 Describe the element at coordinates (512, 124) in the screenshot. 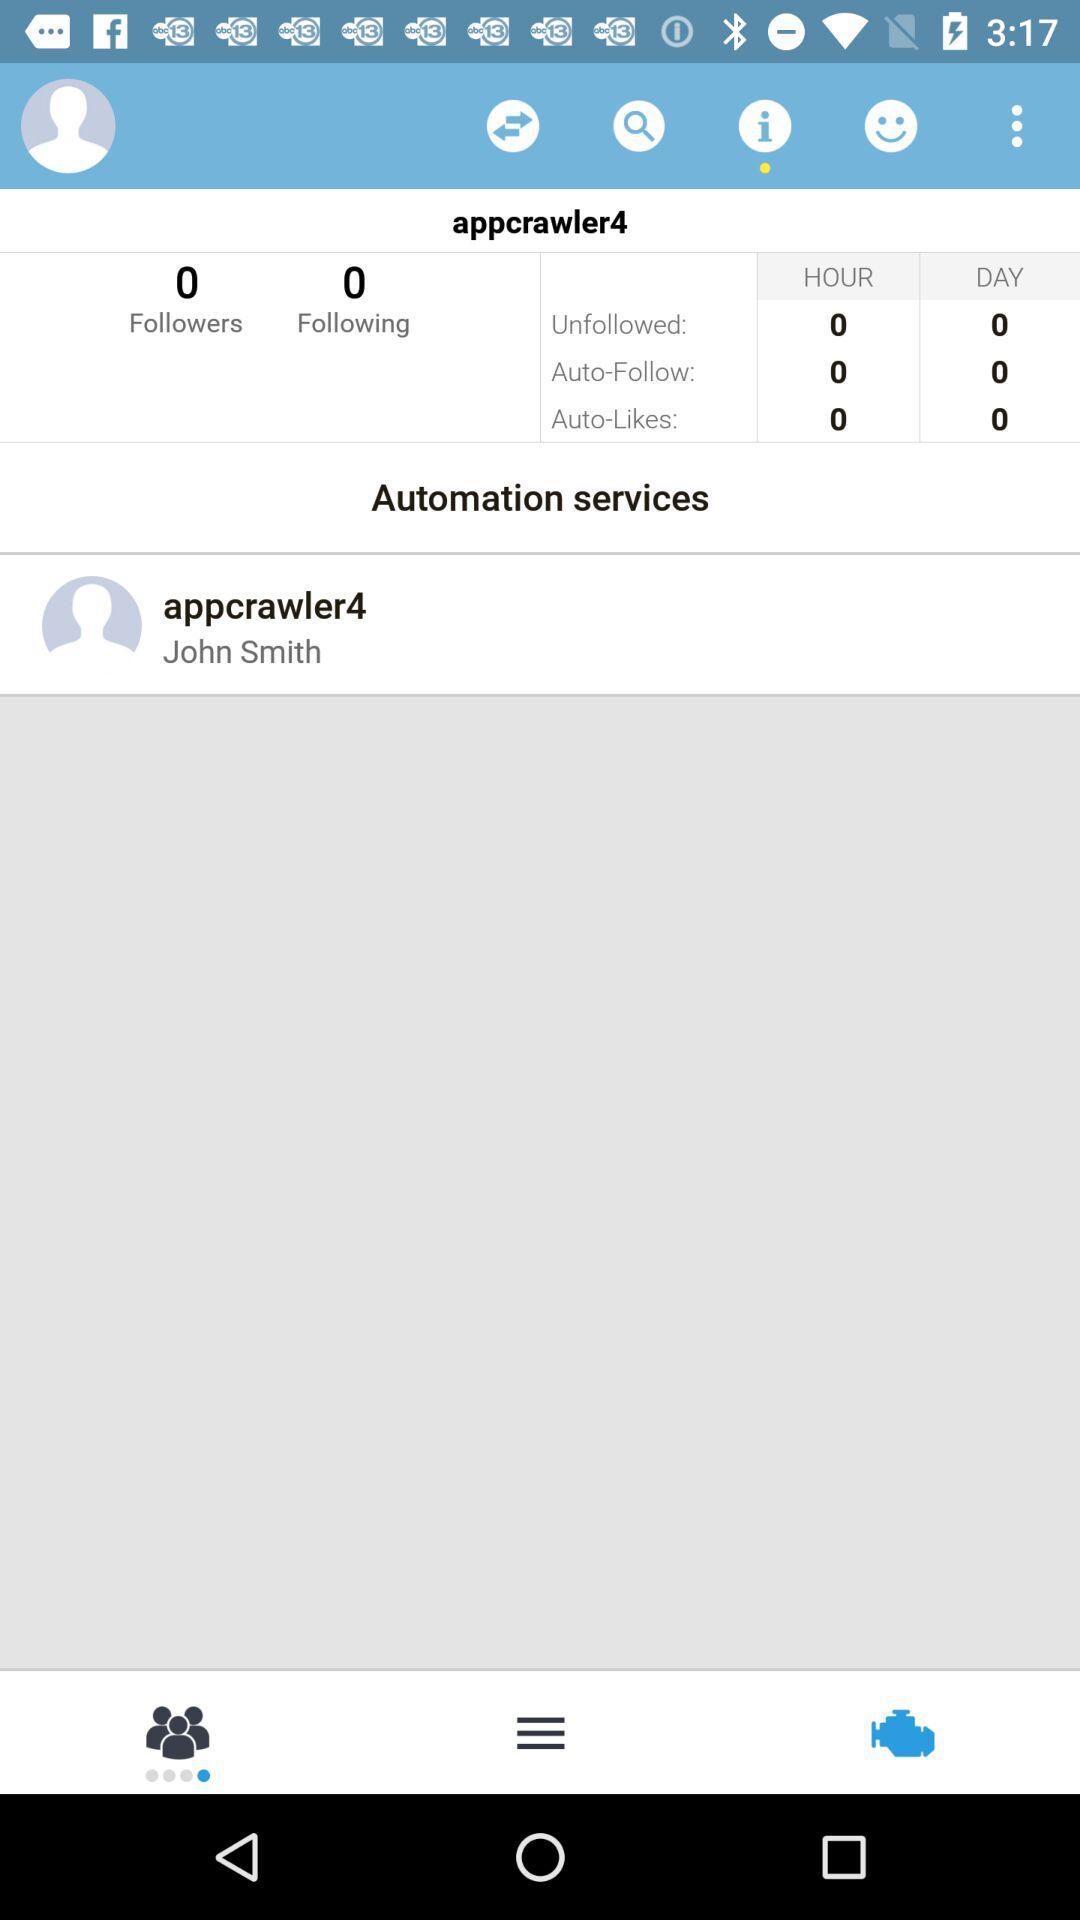

I see `reload button` at that location.